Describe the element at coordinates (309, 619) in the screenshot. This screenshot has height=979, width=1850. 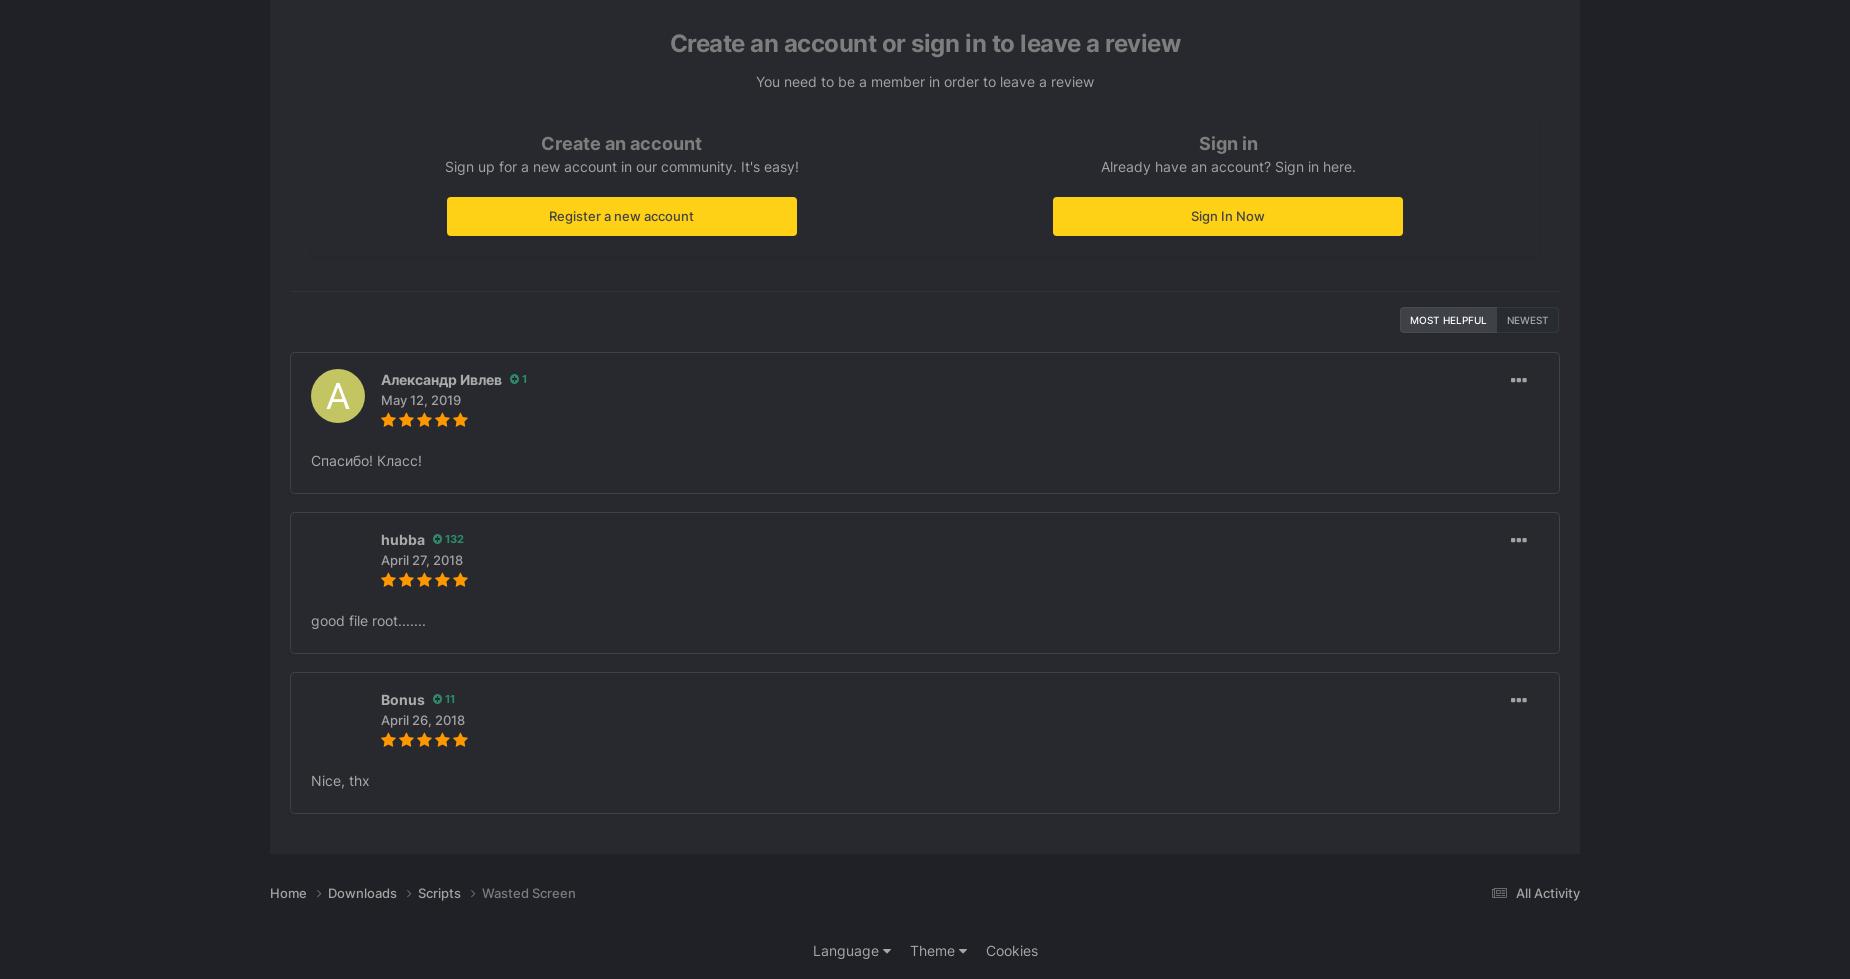
I see `'good file root.......'` at that location.